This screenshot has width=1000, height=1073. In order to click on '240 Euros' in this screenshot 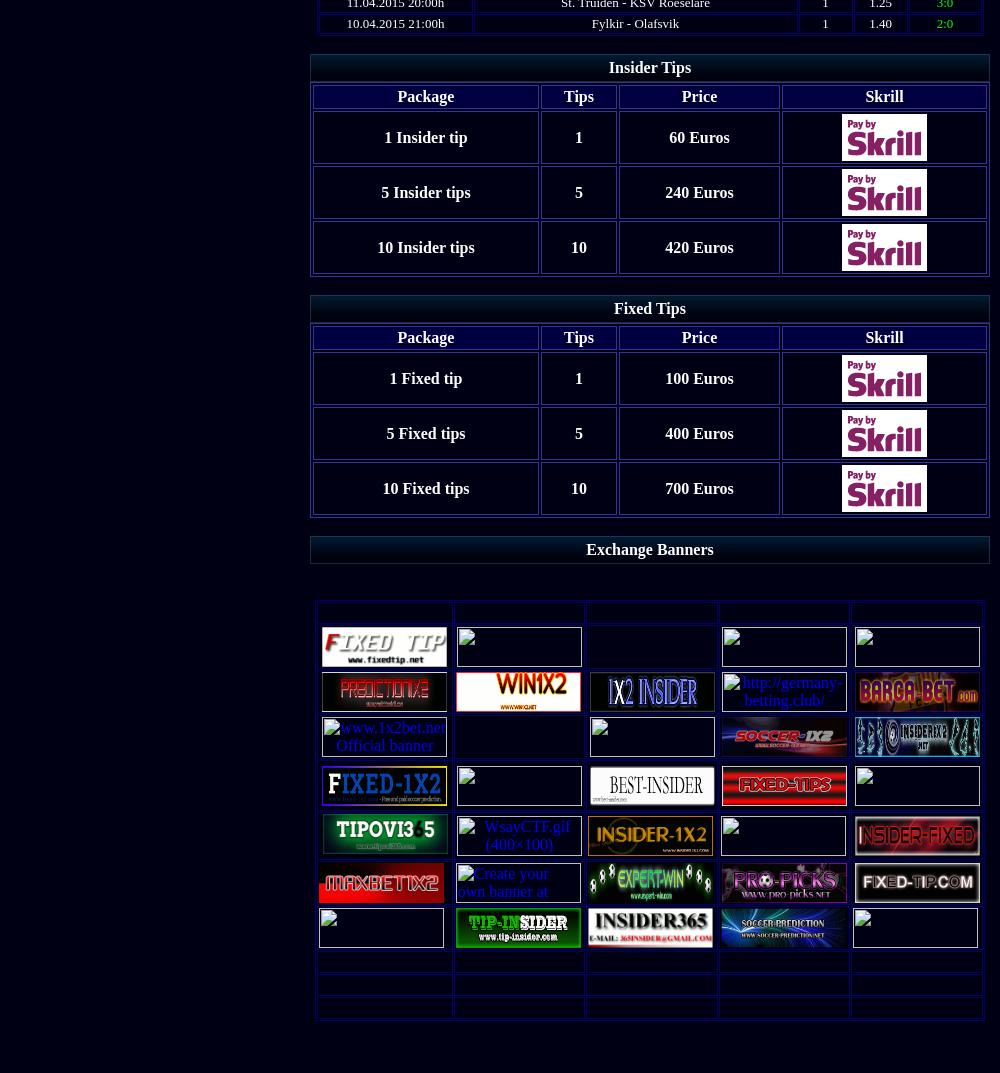, I will do `click(698, 191)`.